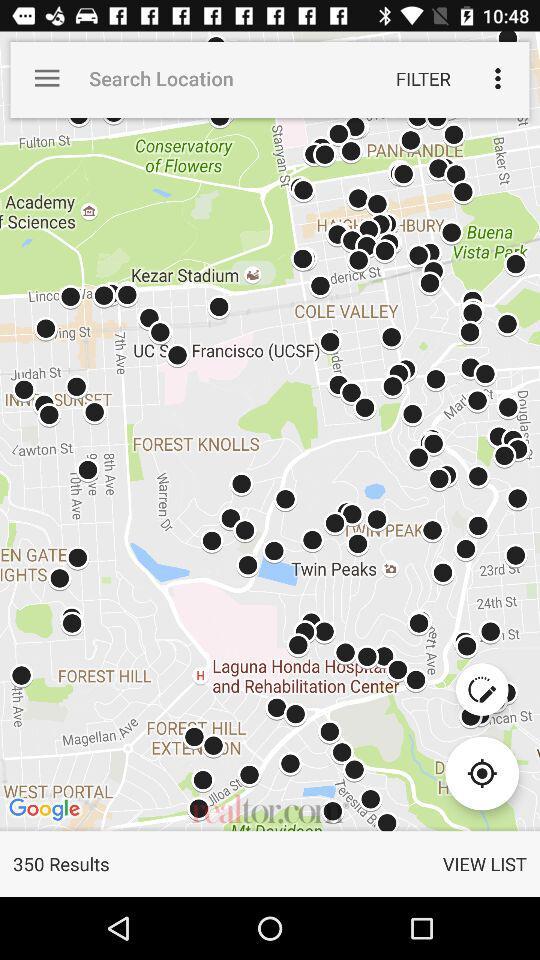  I want to click on item above the view list item, so click(481, 772).